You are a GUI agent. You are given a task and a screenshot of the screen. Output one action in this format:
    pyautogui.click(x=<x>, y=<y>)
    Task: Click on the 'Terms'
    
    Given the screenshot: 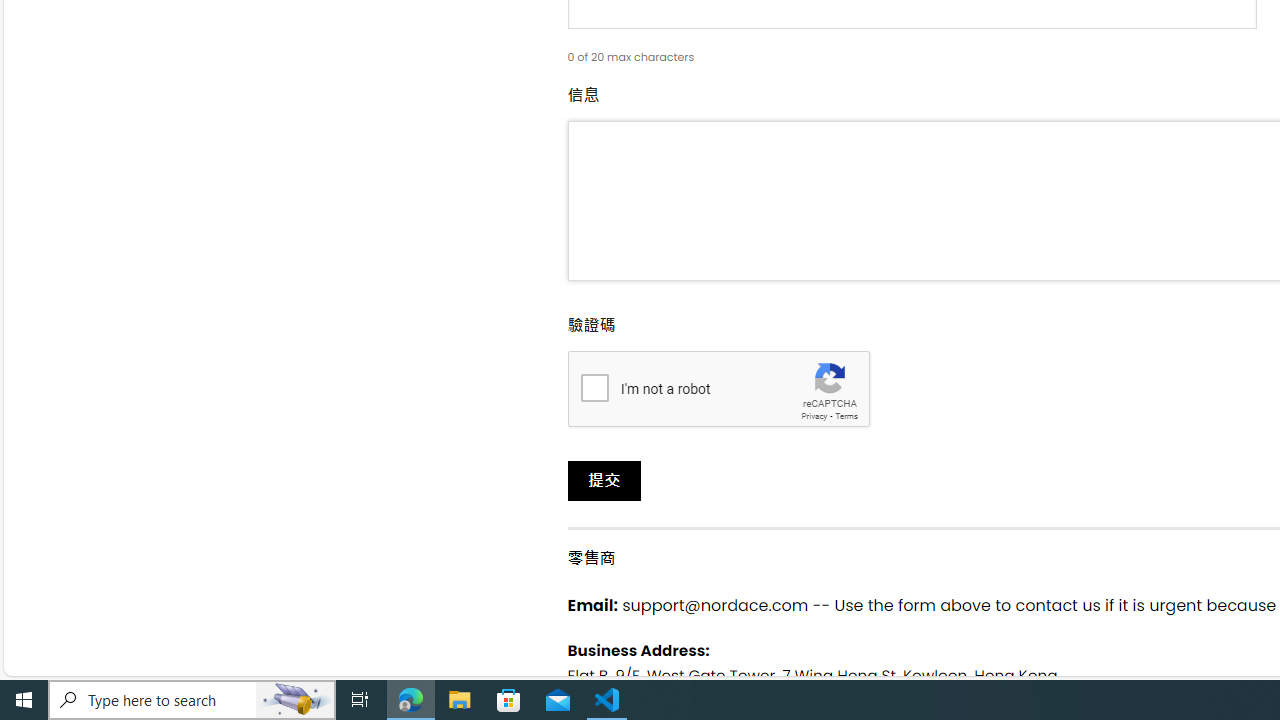 What is the action you would take?
    pyautogui.click(x=846, y=415)
    